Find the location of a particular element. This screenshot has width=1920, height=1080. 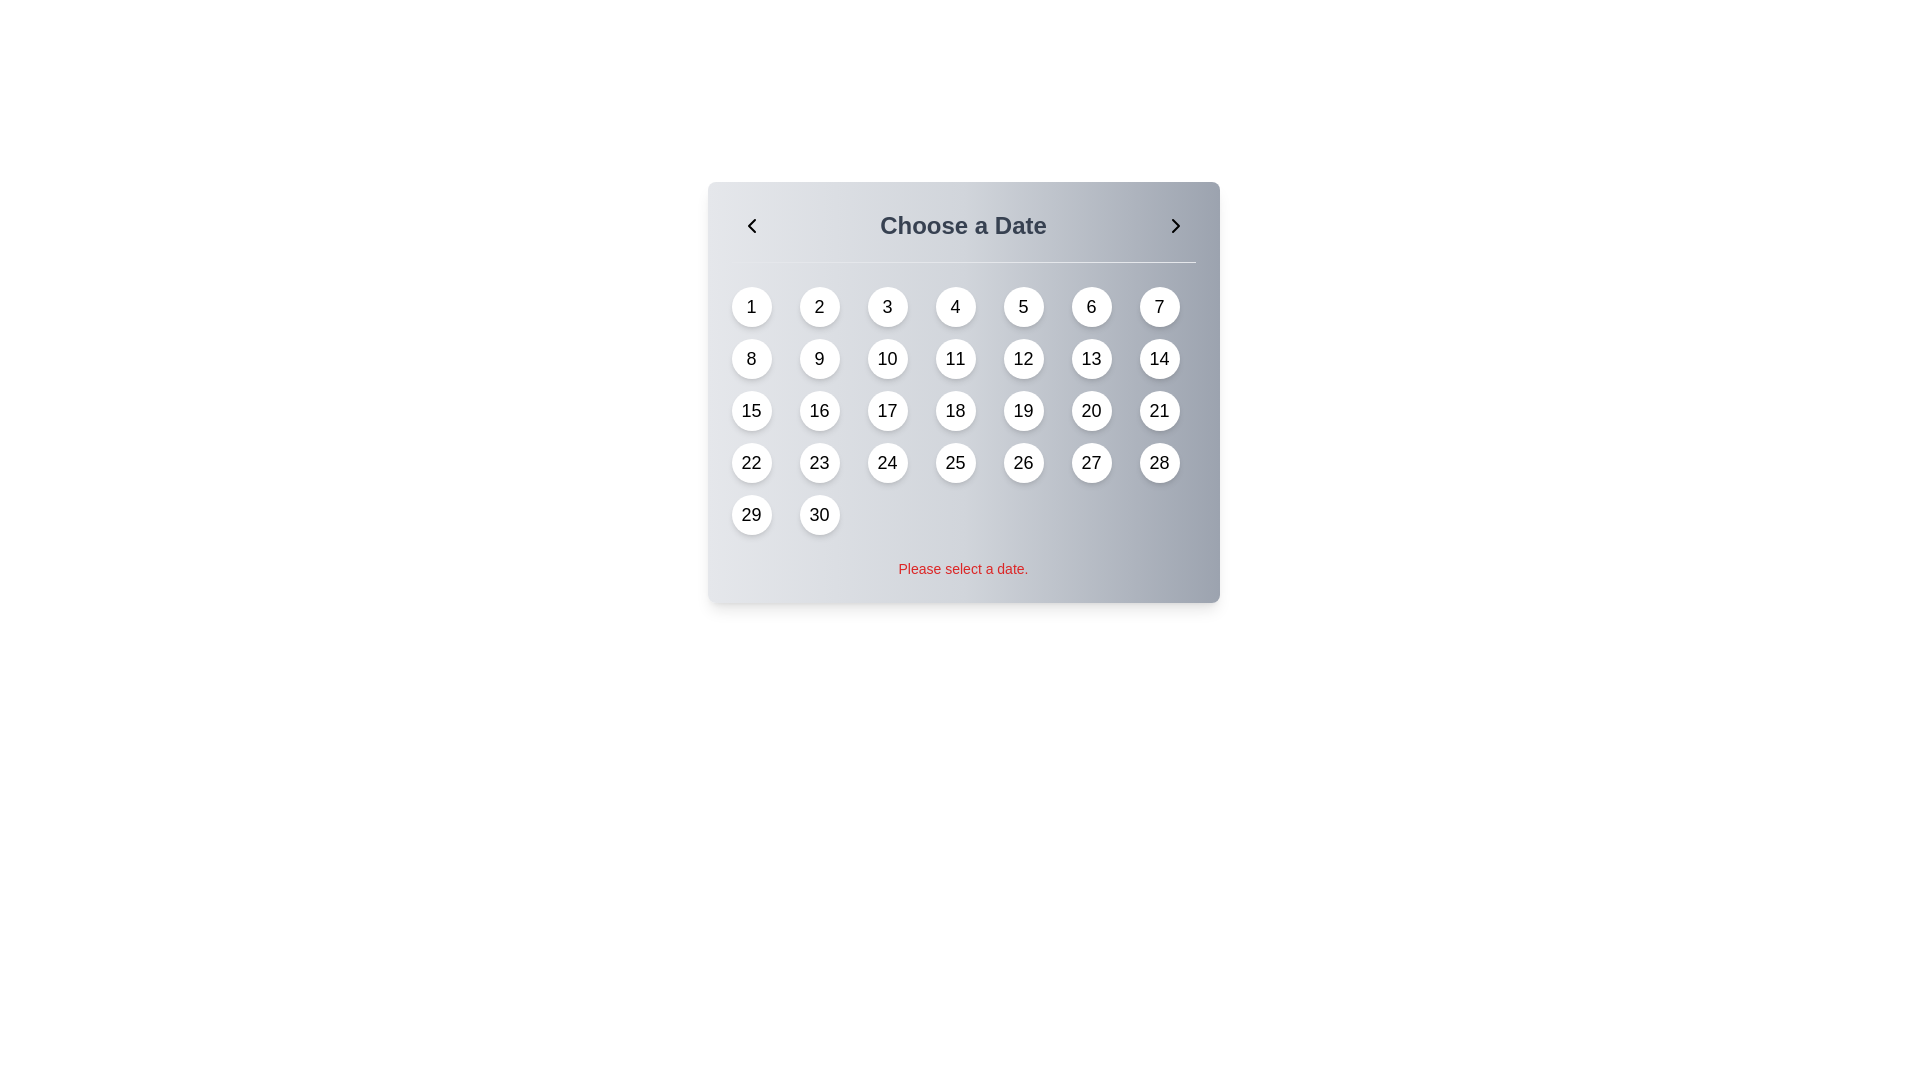

the selectable date button representing '29' in the calendar interface is located at coordinates (750, 514).